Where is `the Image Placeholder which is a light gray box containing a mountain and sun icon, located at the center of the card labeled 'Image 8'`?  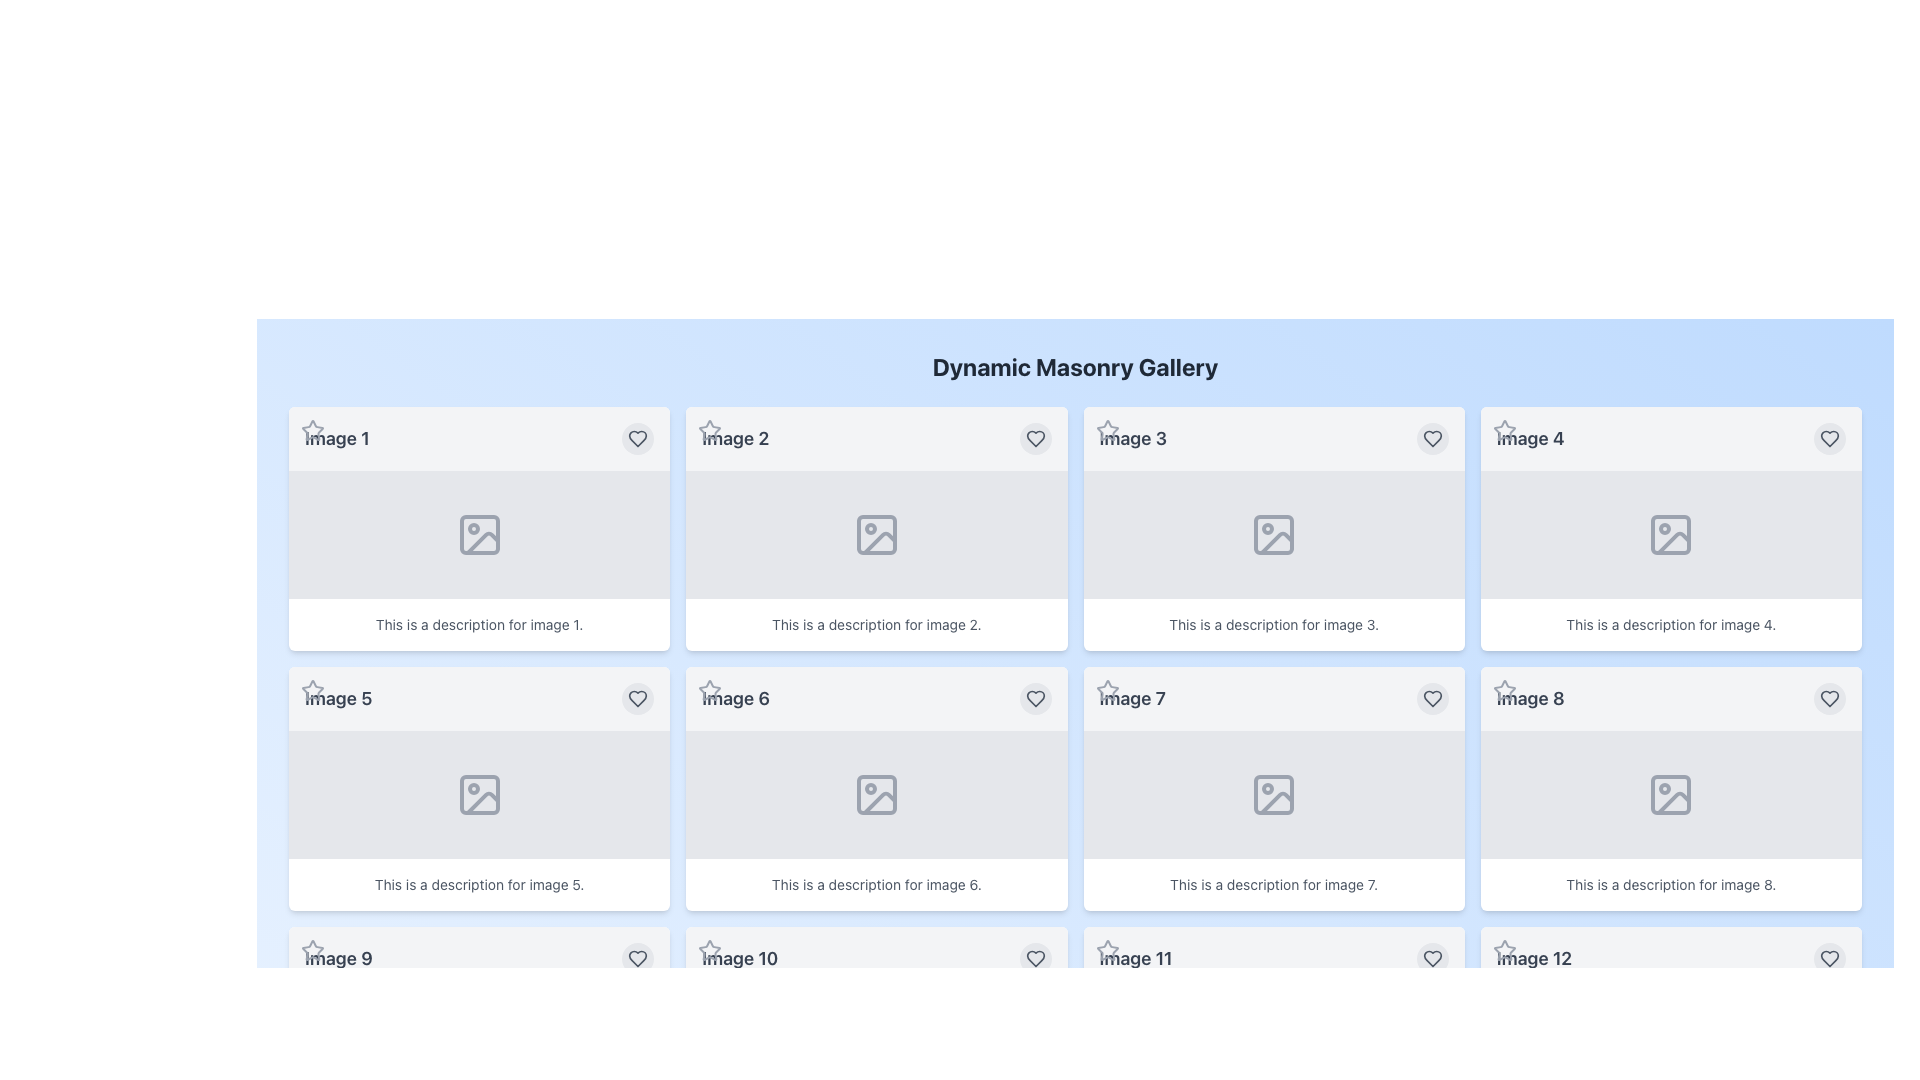
the Image Placeholder which is a light gray box containing a mountain and sun icon, located at the center of the card labeled 'Image 8' is located at coordinates (1671, 793).